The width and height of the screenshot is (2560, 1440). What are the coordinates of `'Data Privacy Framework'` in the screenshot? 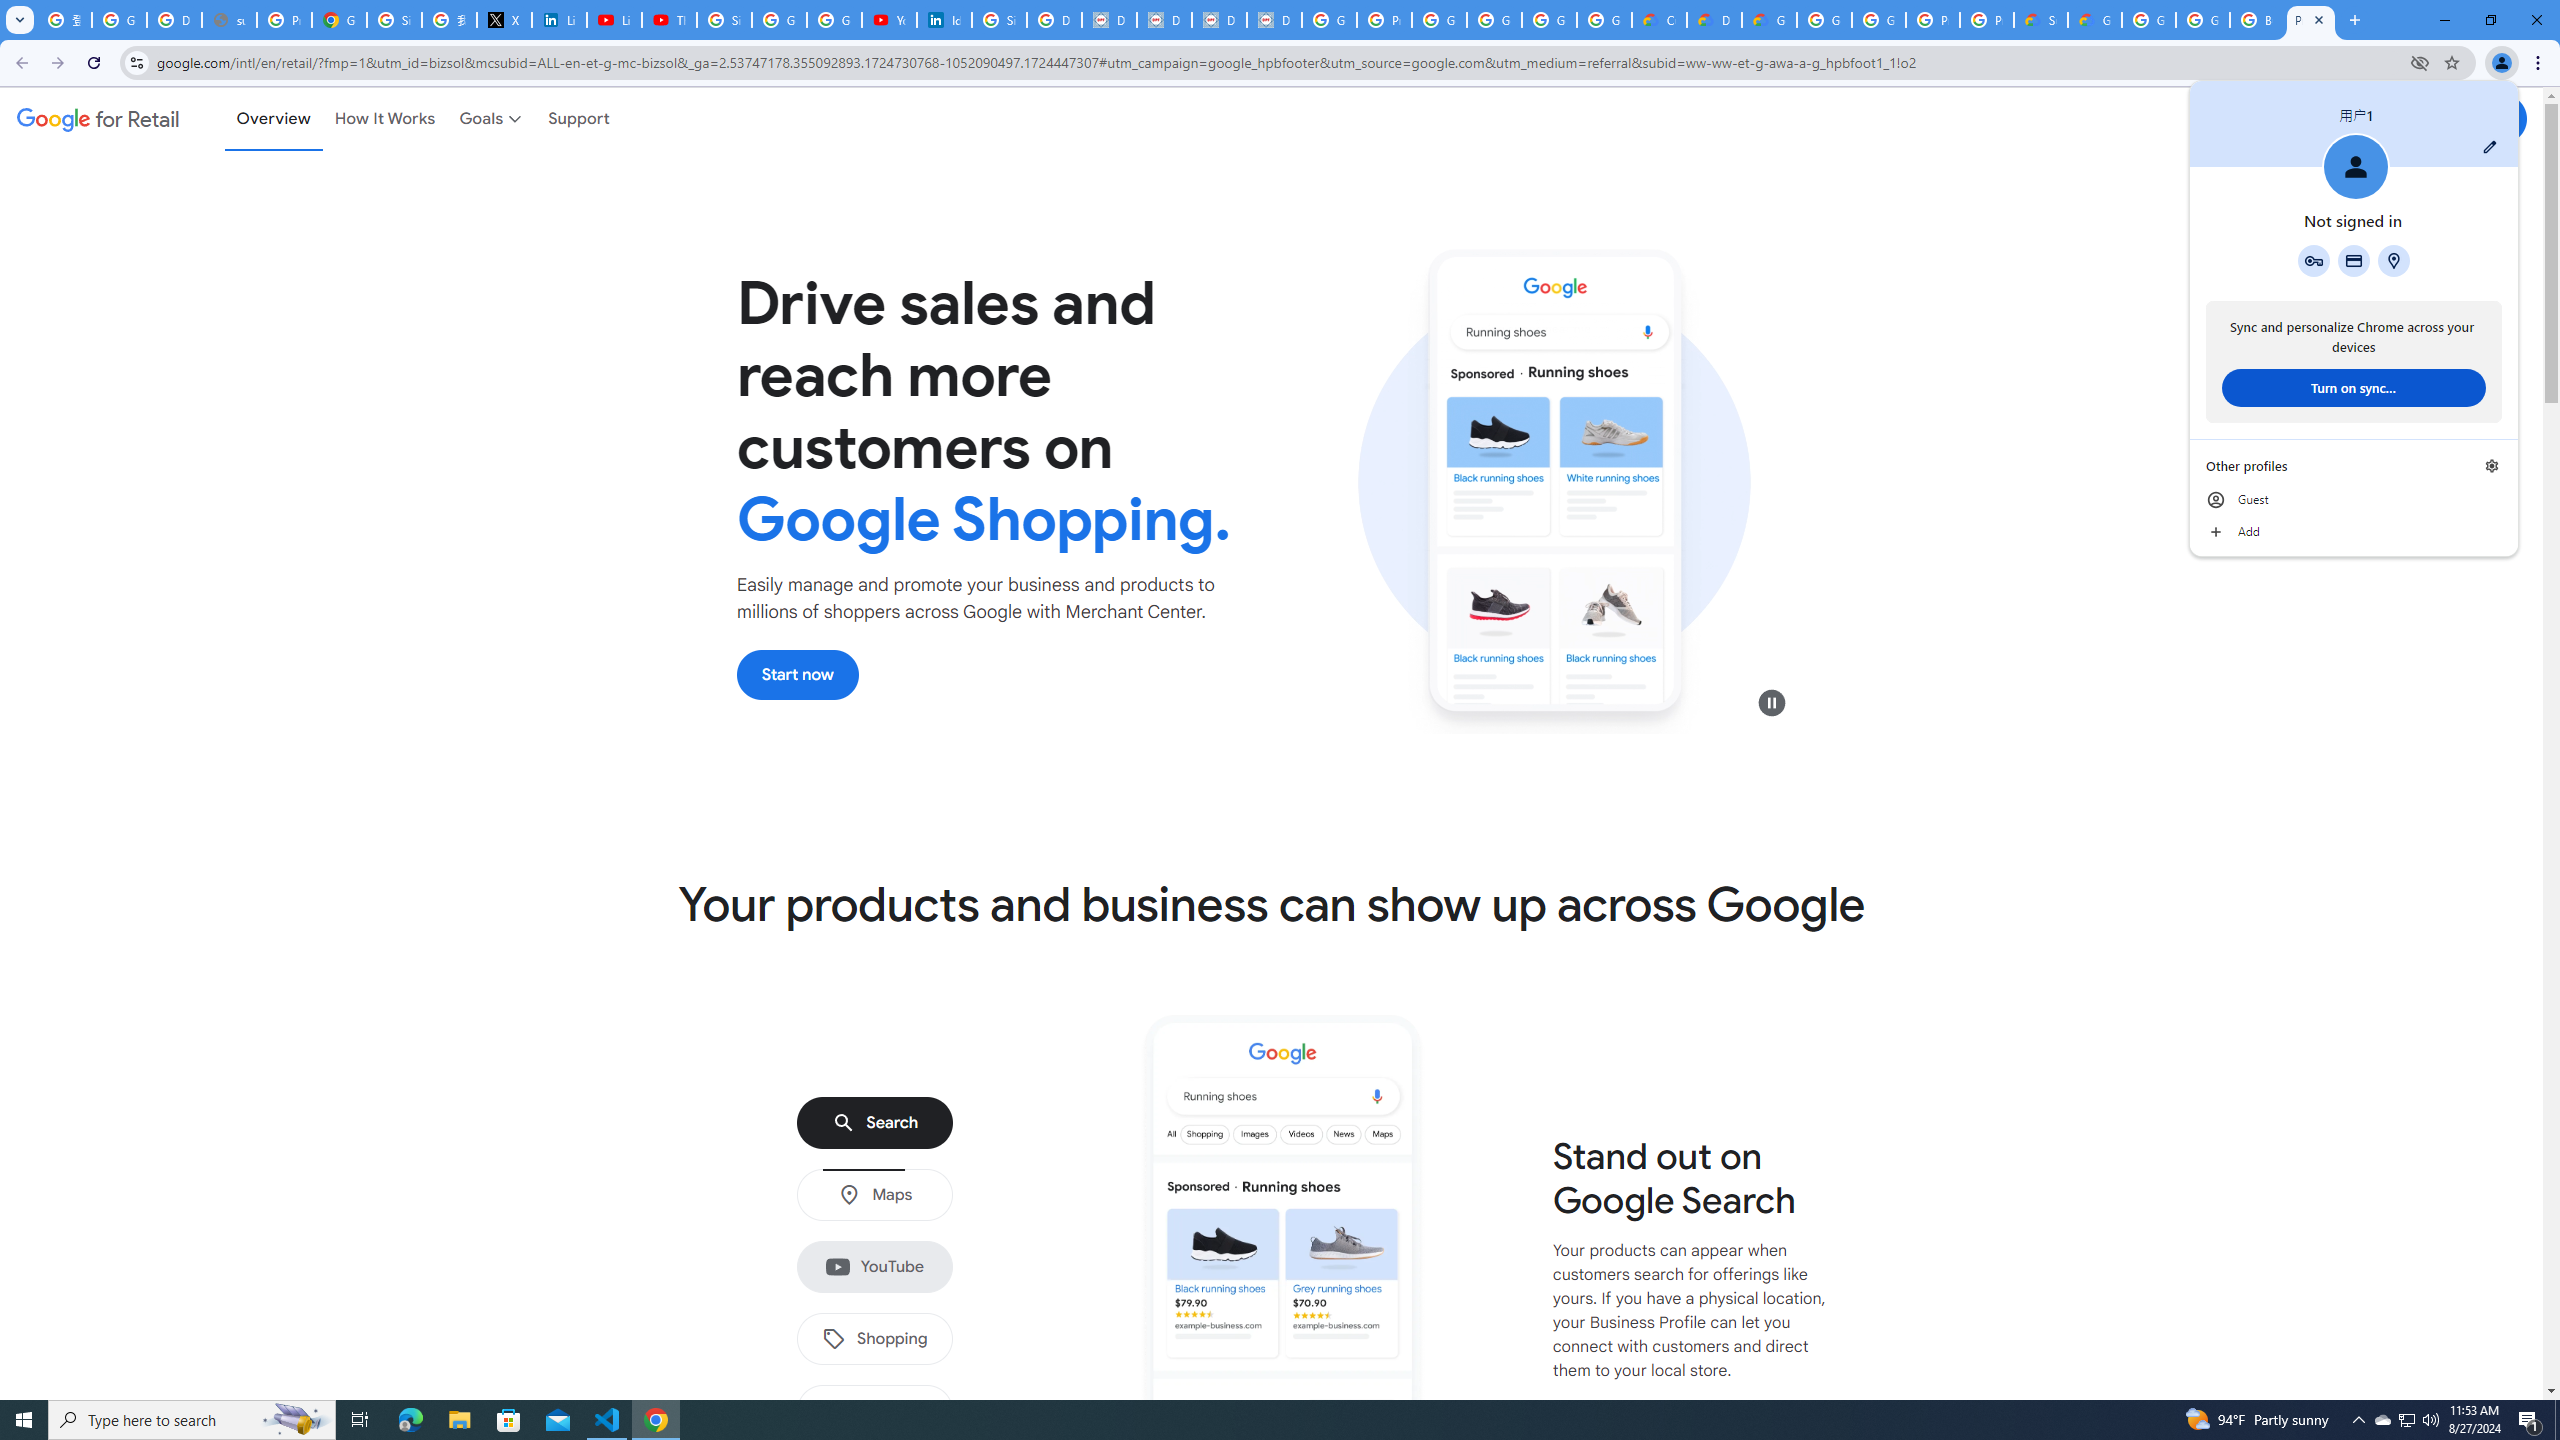 It's located at (1218, 19).